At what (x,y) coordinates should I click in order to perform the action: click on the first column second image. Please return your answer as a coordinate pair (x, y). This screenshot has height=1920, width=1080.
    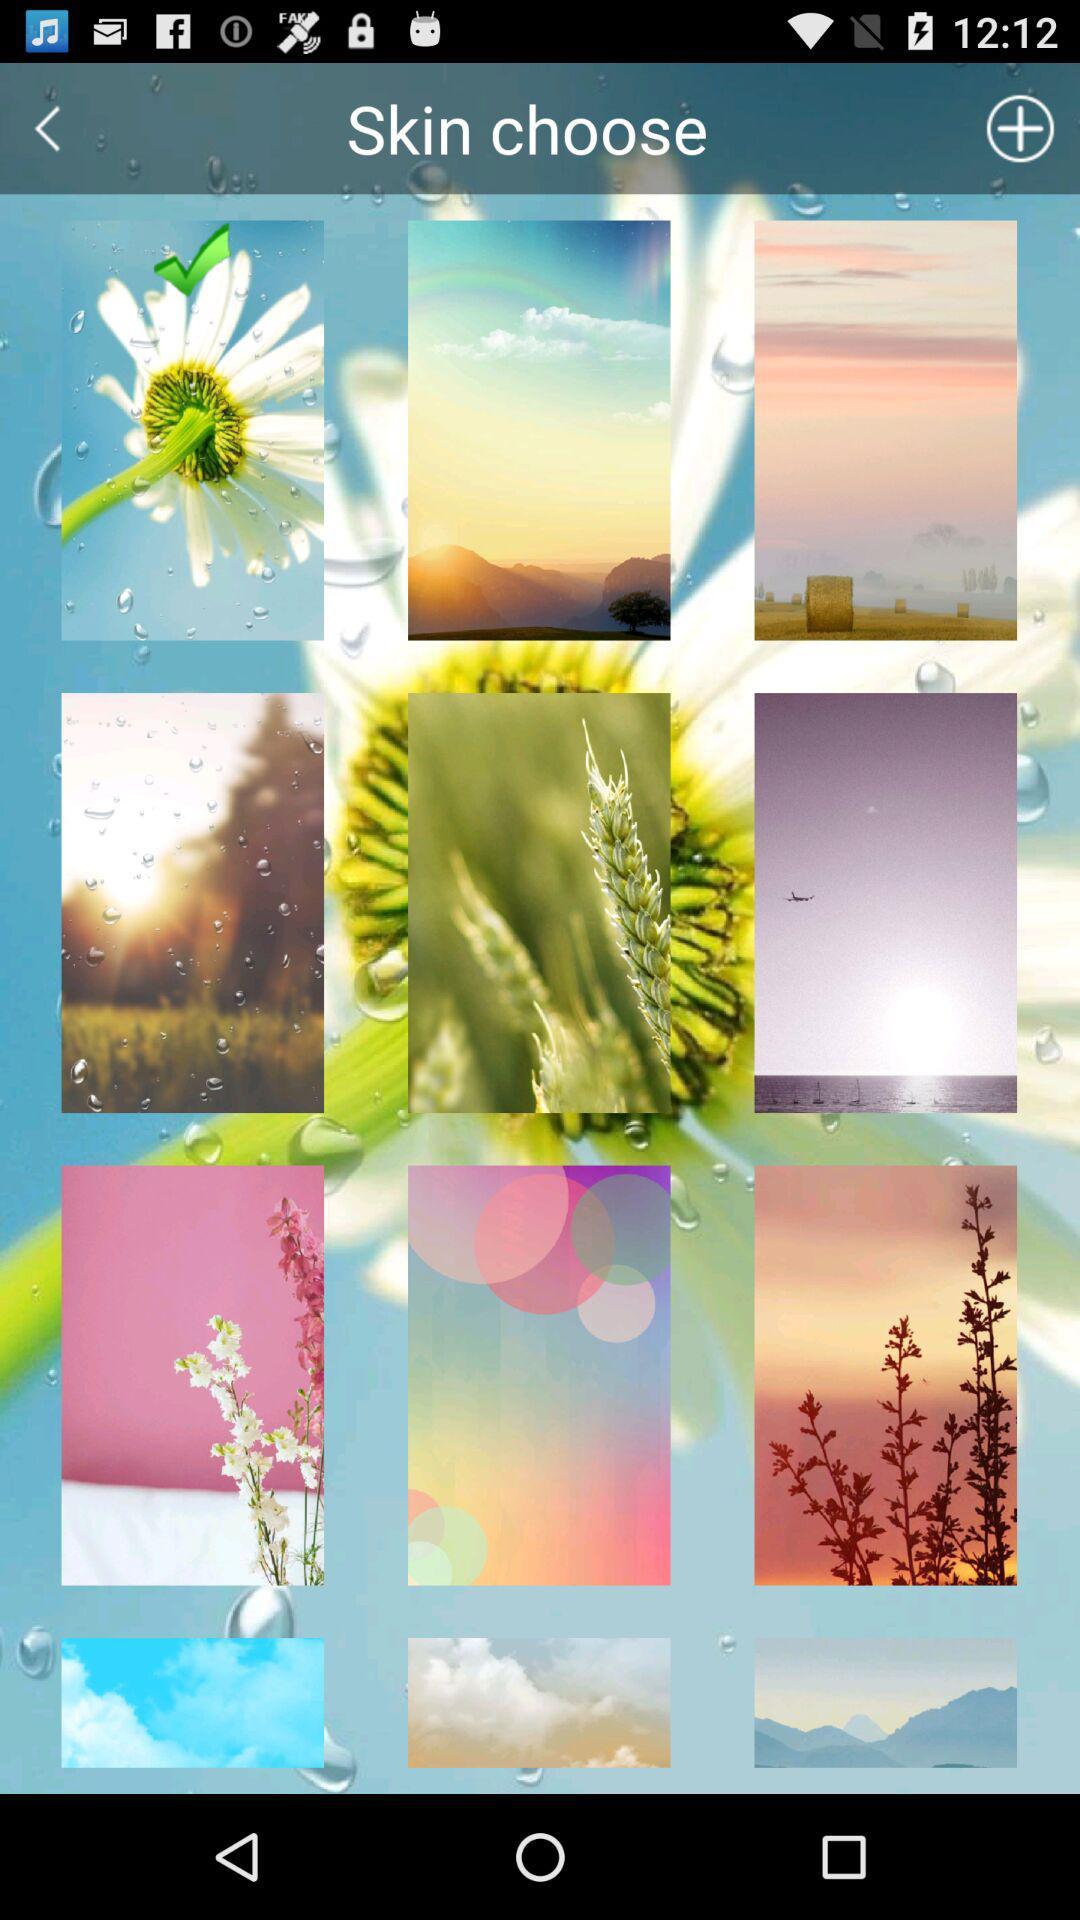
    Looking at the image, I should click on (192, 901).